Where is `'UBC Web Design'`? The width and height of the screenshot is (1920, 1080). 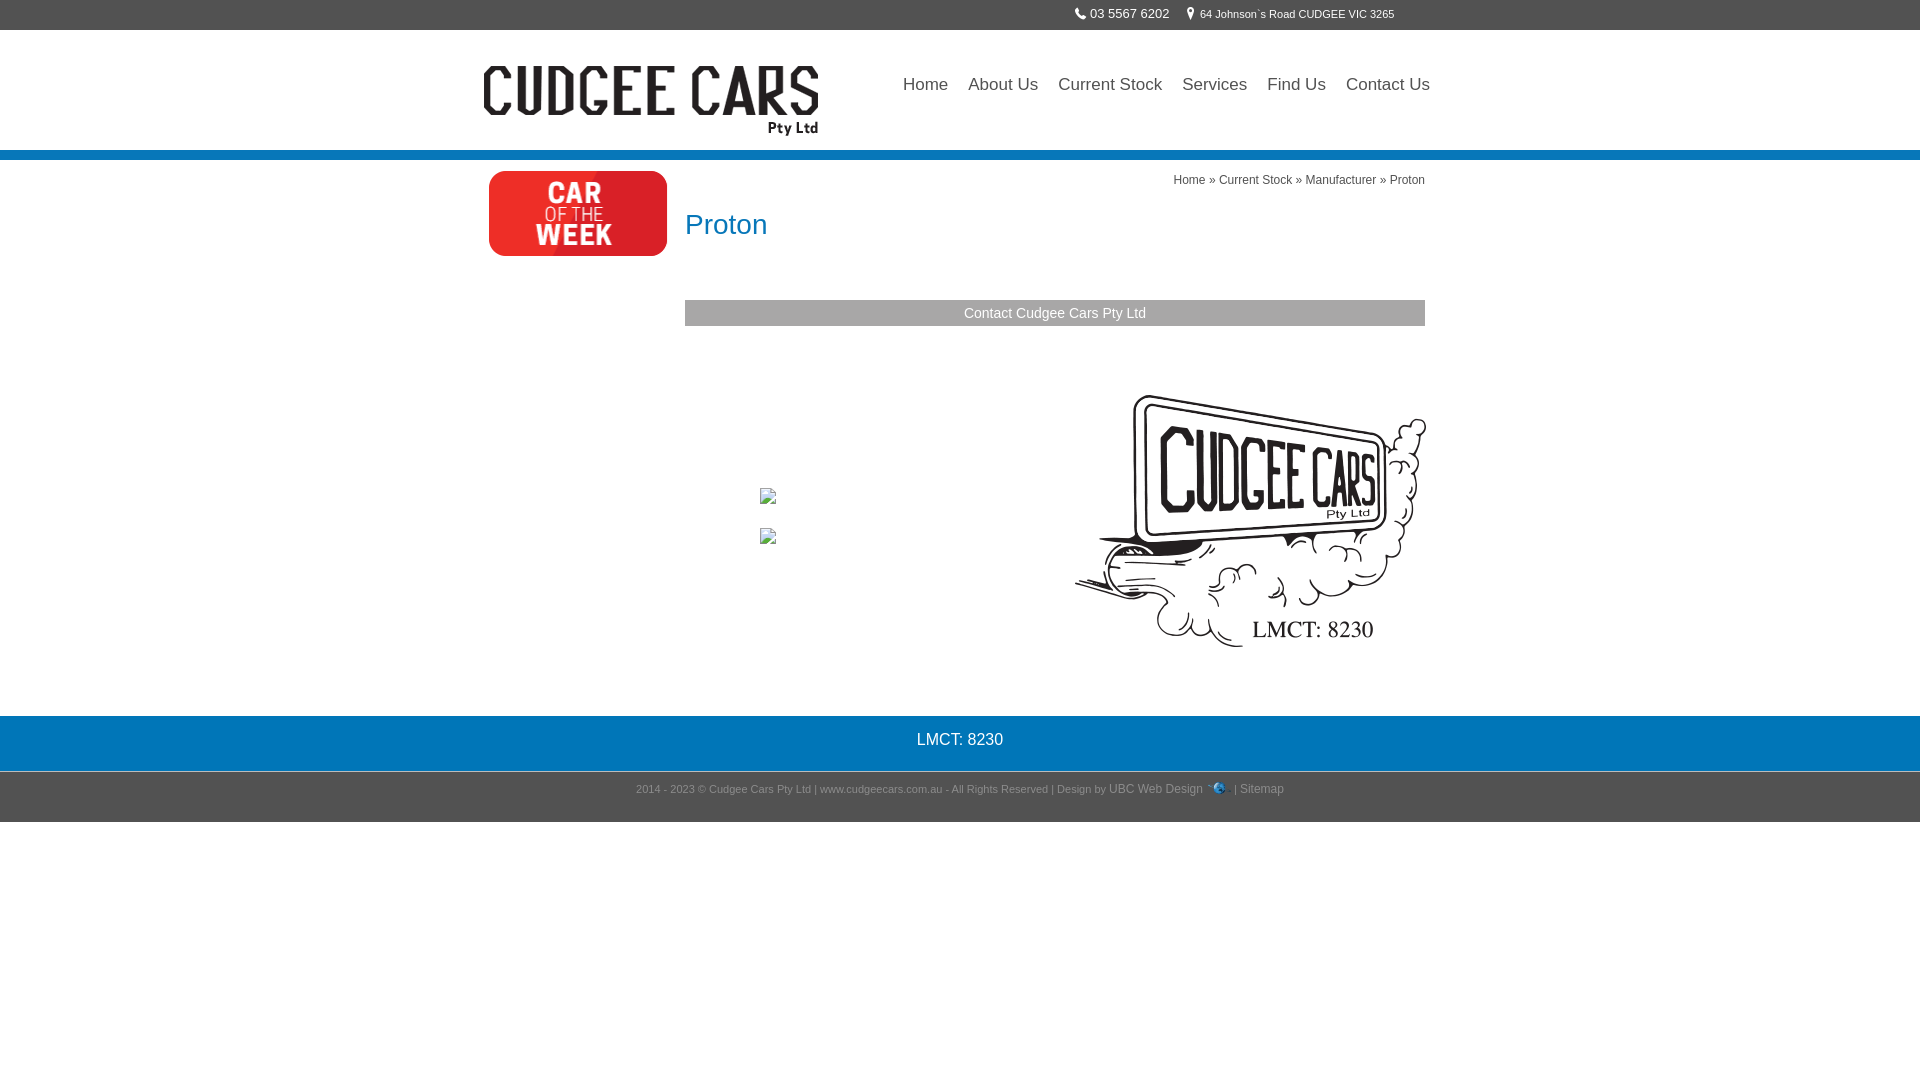
'UBC Web Design' is located at coordinates (1156, 788).